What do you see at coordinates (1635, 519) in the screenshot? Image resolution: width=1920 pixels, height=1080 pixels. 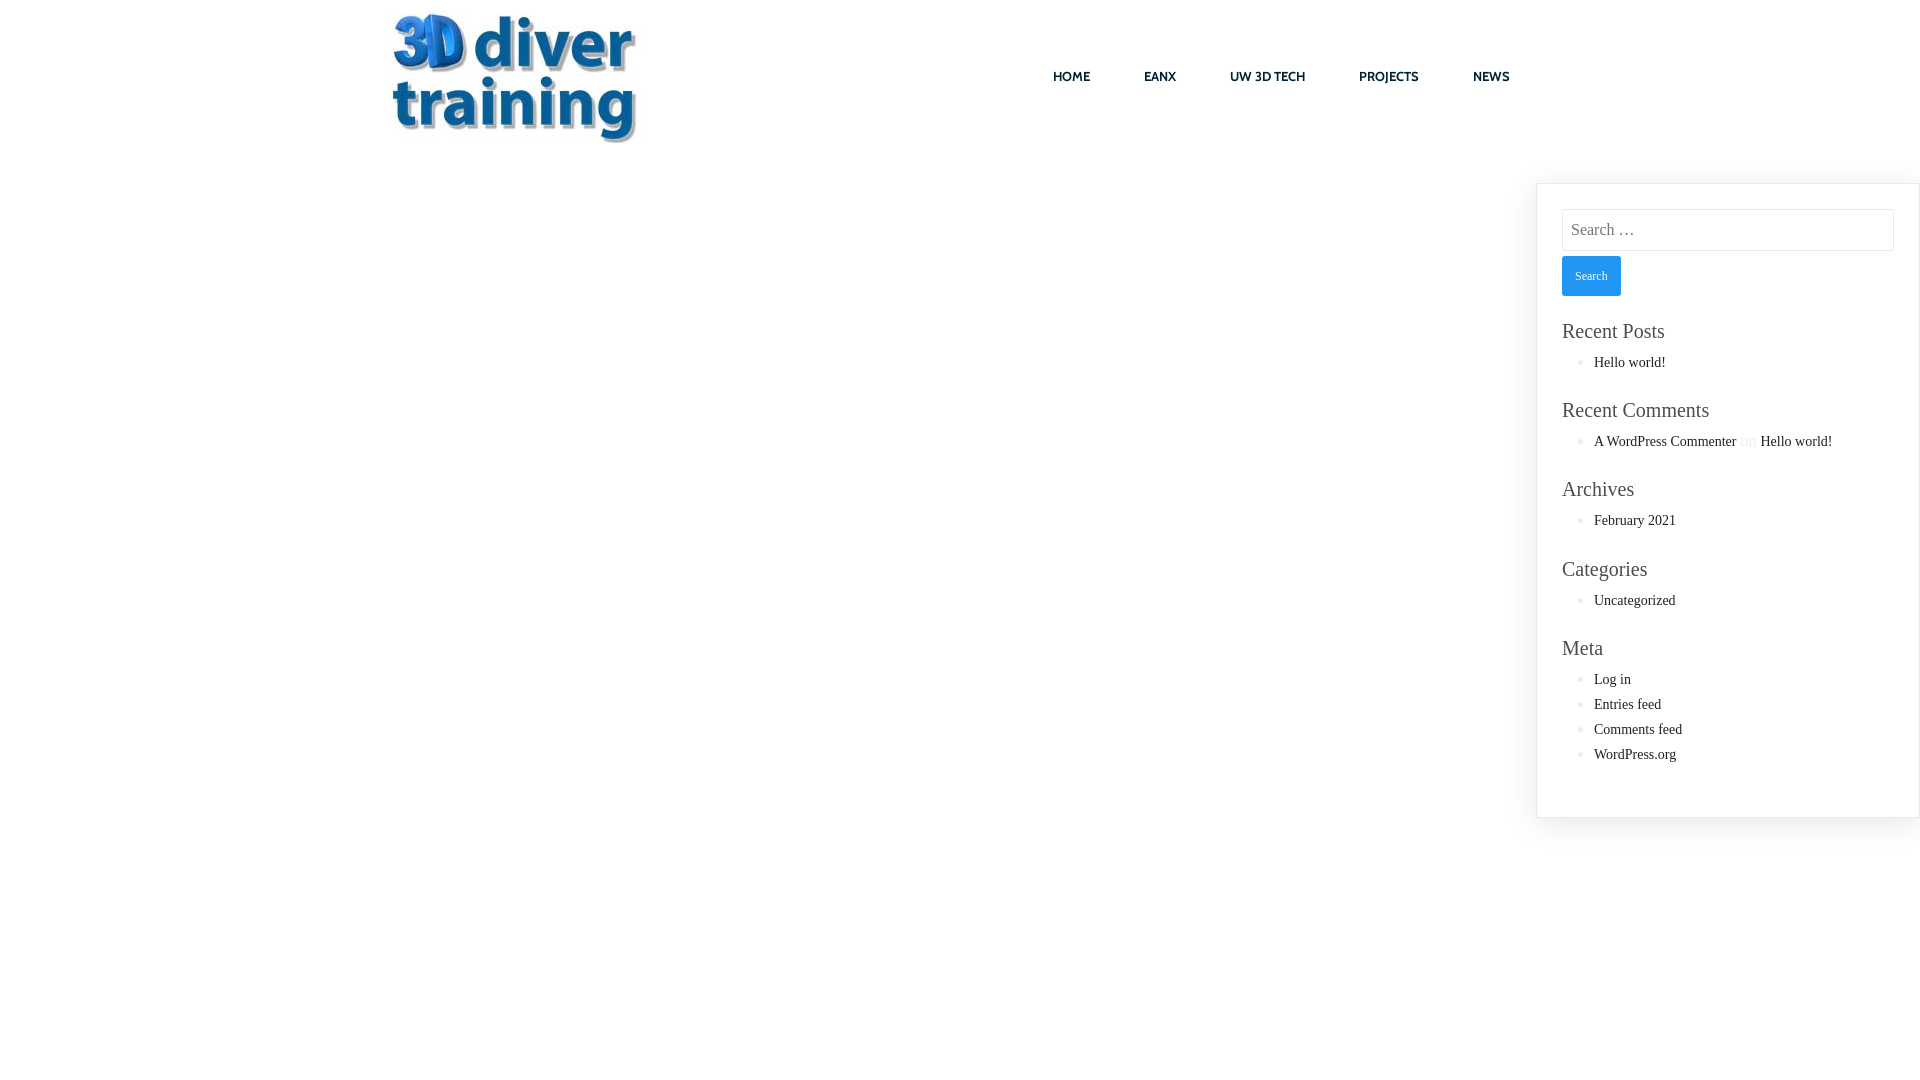 I see `'February 2021'` at bounding box center [1635, 519].